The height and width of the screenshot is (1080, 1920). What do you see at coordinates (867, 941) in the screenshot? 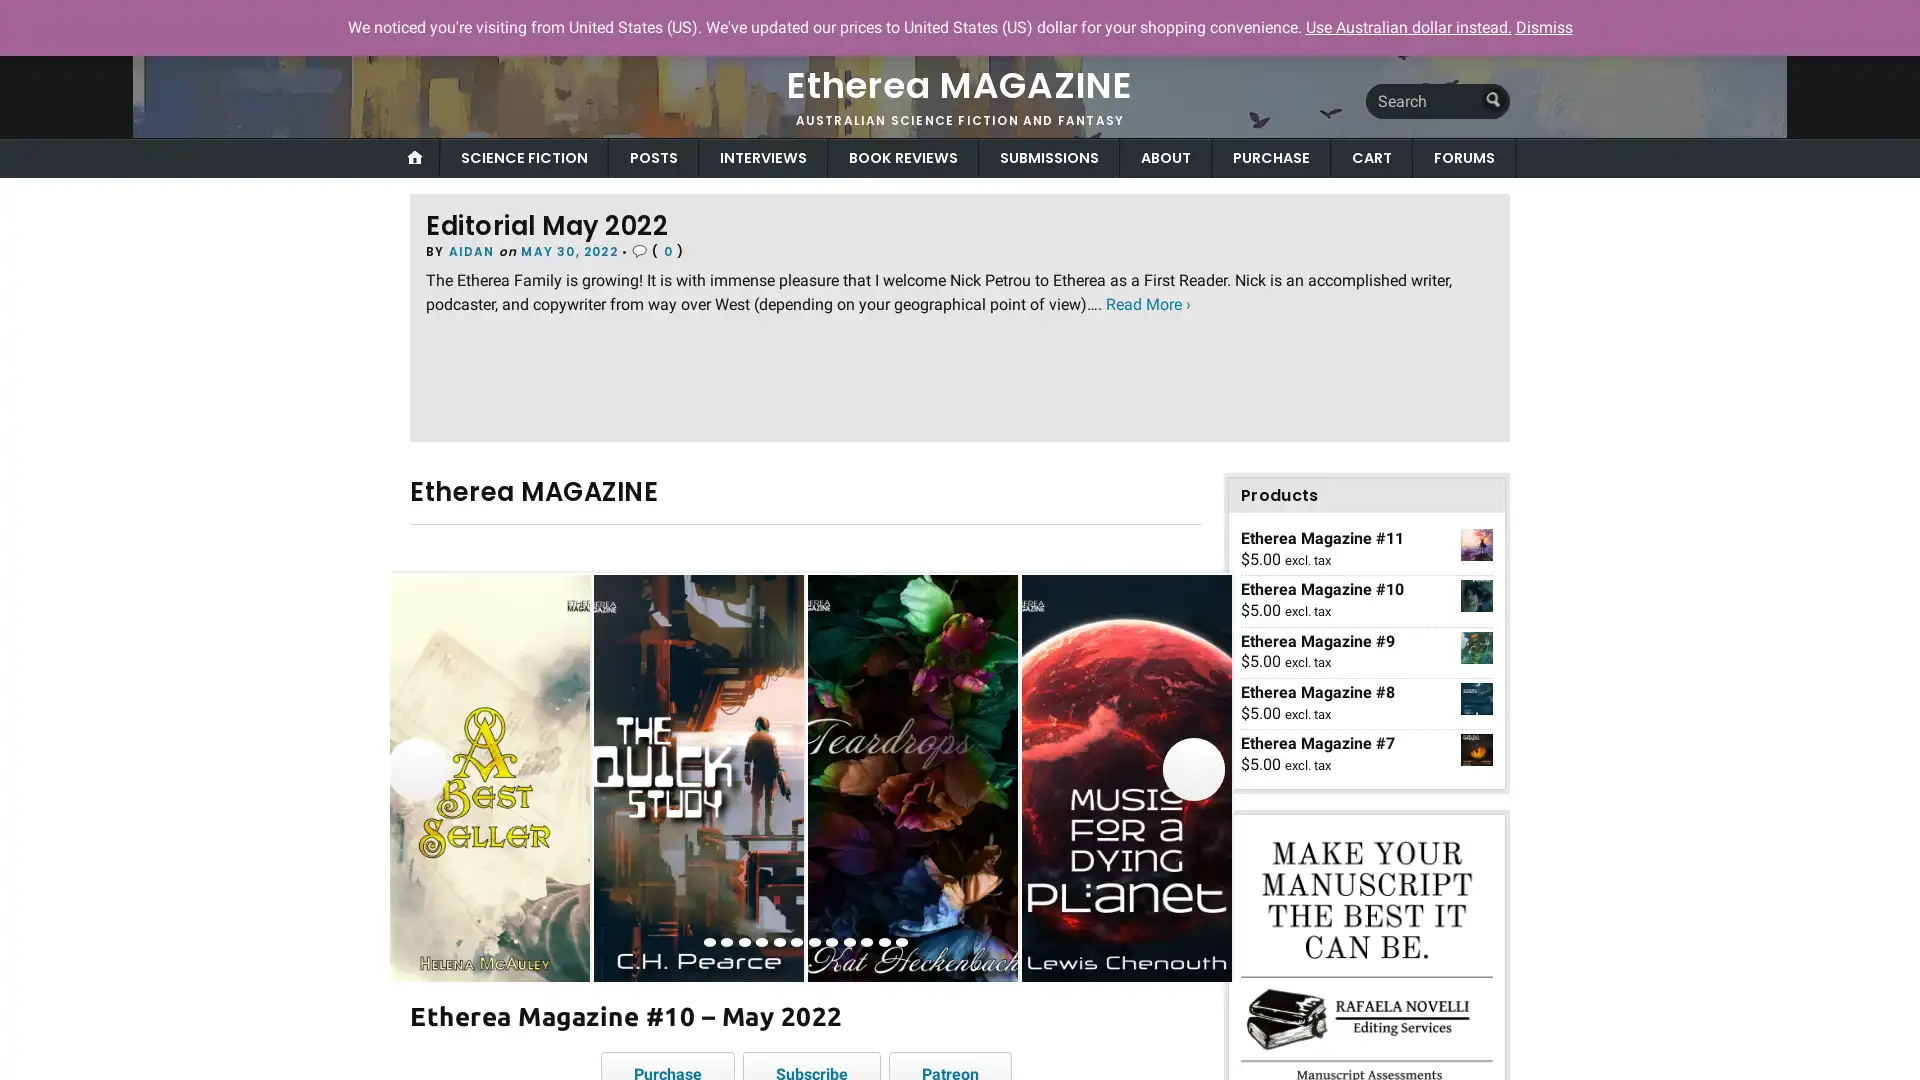
I see `view image 10 of 12 in carousel` at bounding box center [867, 941].